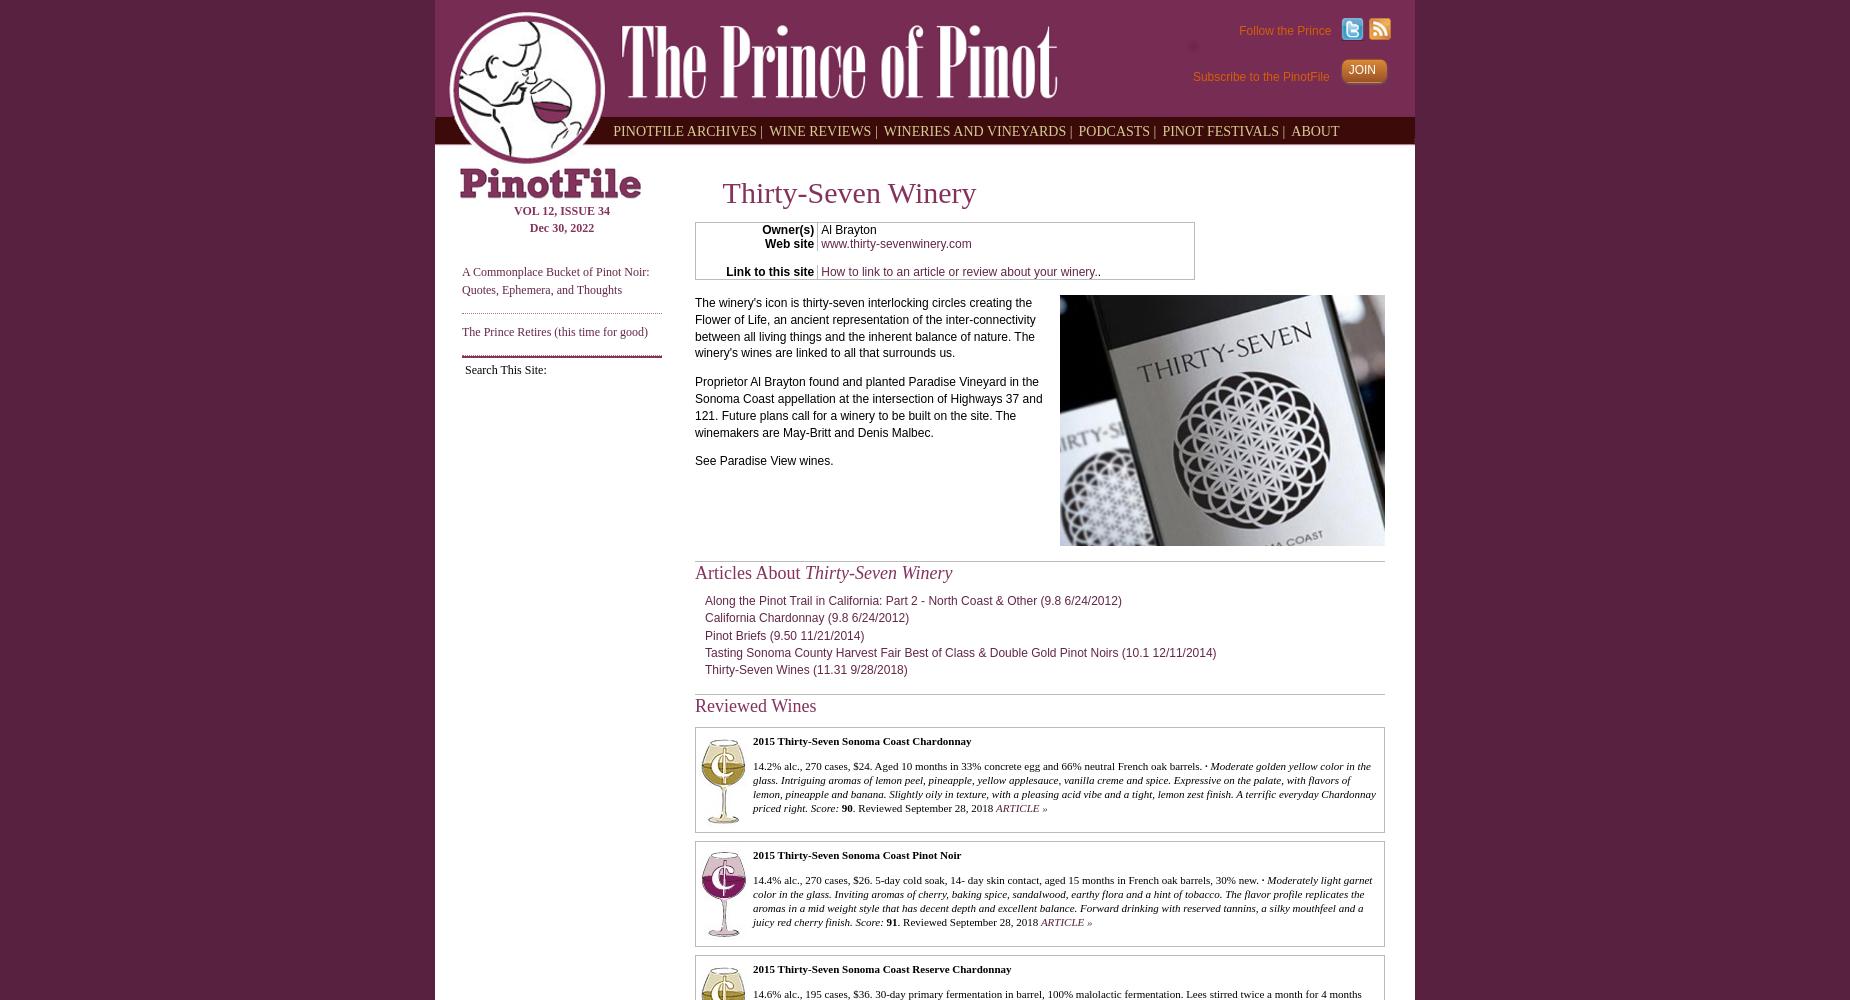  What do you see at coordinates (787, 229) in the screenshot?
I see `'Owner(s)'` at bounding box center [787, 229].